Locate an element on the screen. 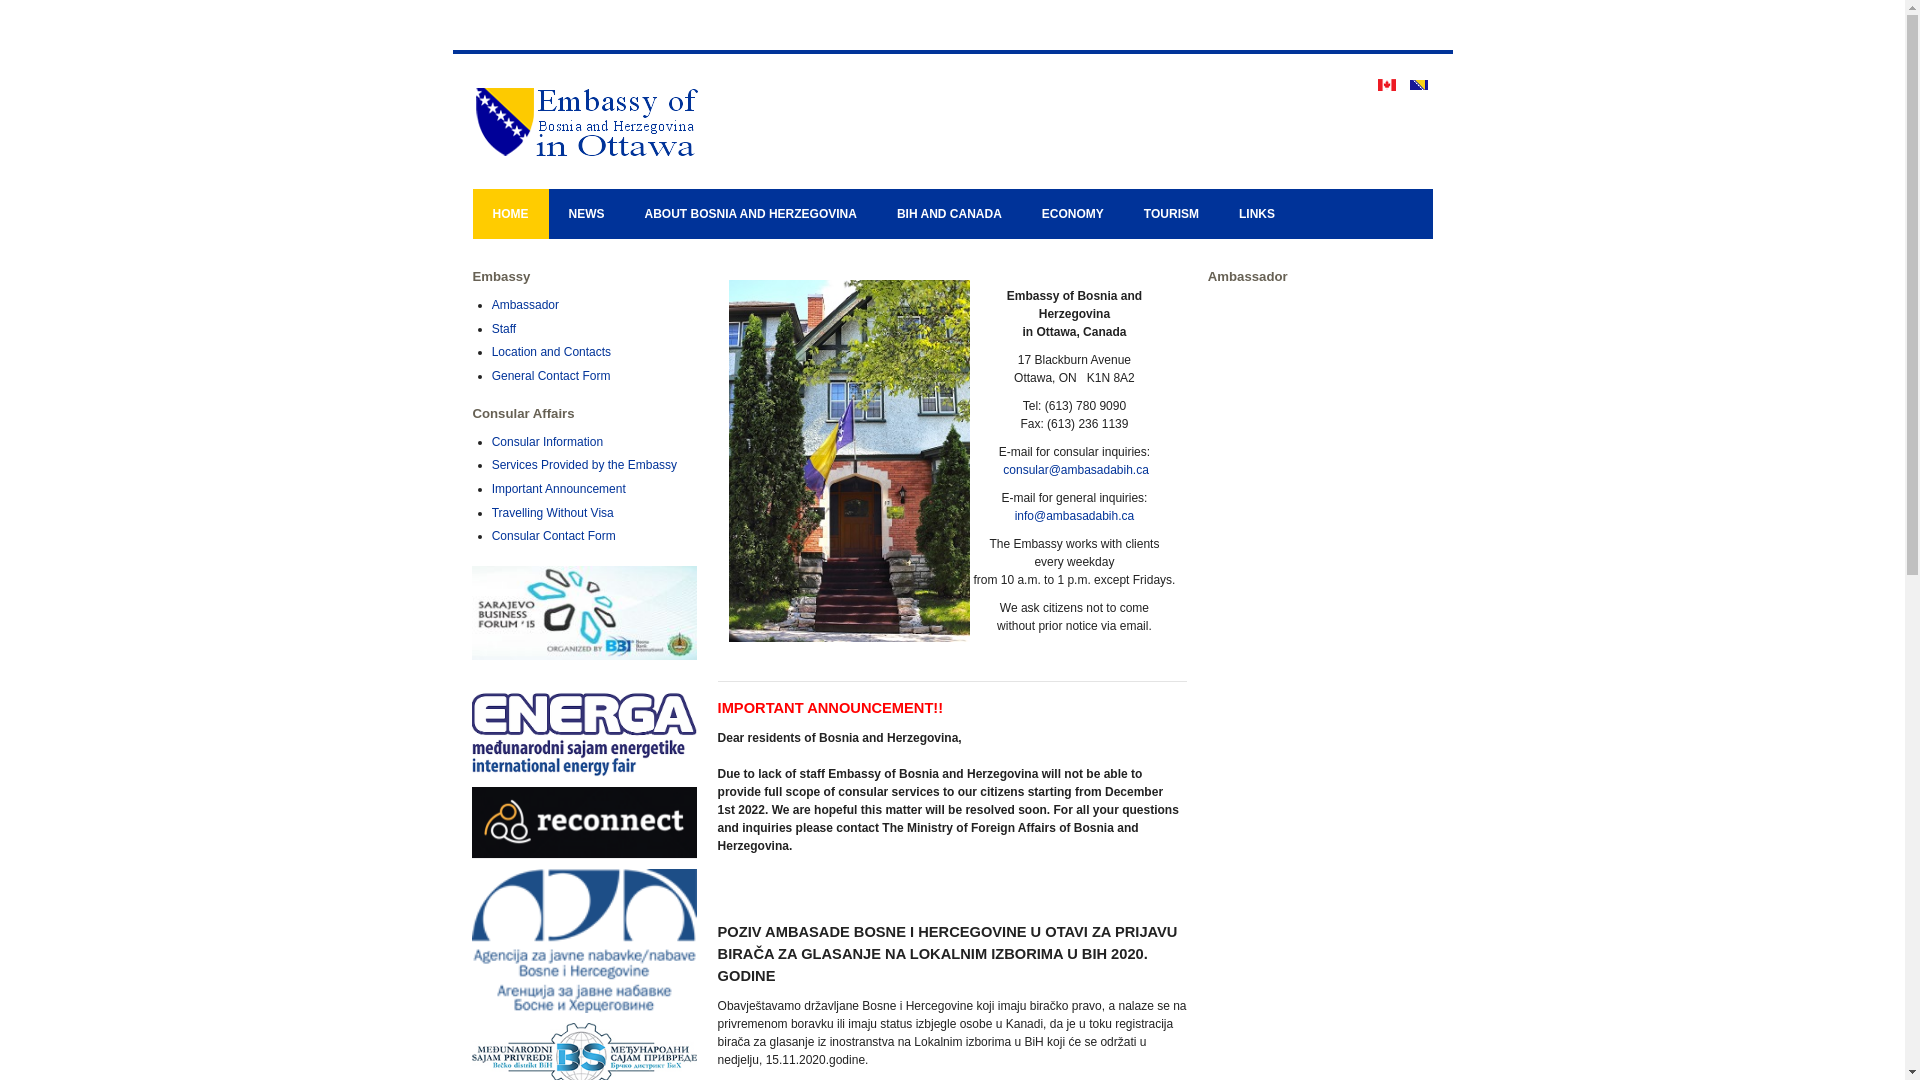 This screenshot has height=1080, width=1920. 'consular@ambasadabih.ca' is located at coordinates (1074, 470).